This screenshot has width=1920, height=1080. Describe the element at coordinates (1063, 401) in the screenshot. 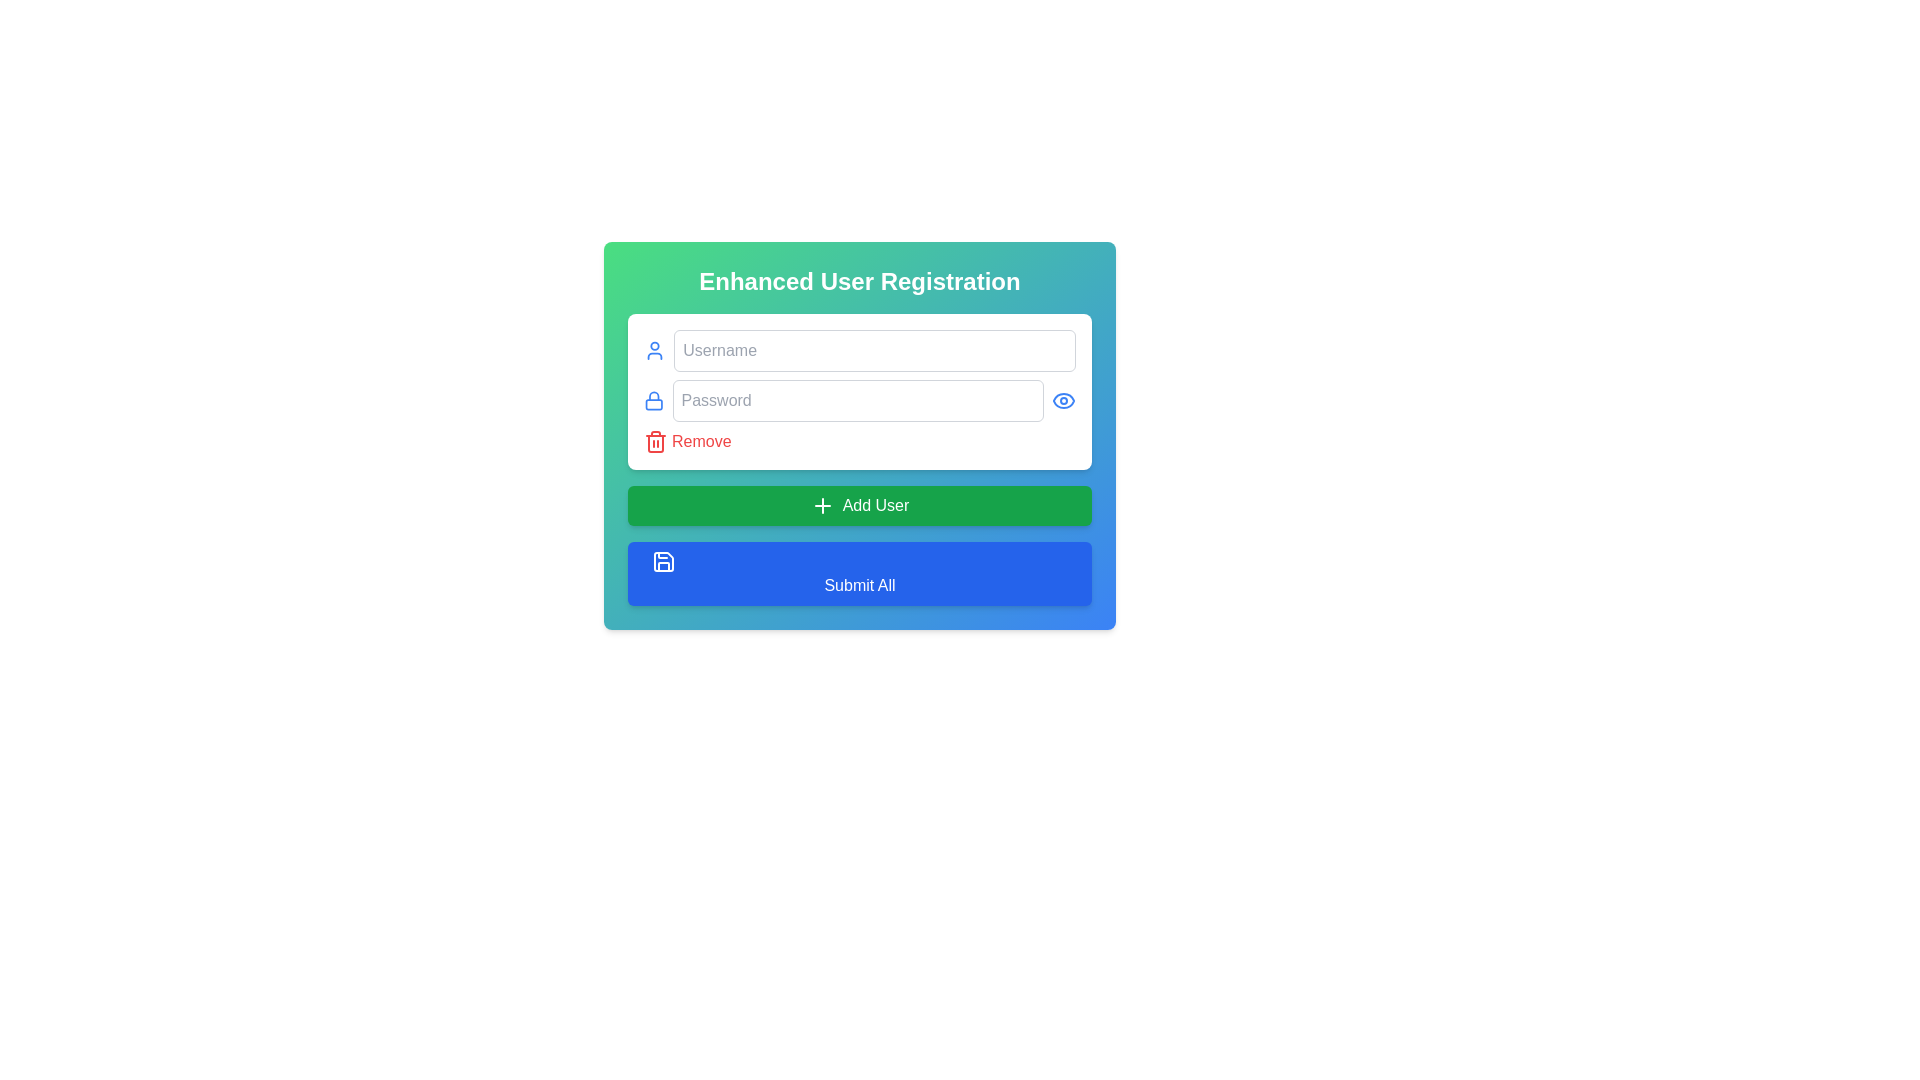

I see `the blue eye icon button located at the right end of the password input field` at that location.